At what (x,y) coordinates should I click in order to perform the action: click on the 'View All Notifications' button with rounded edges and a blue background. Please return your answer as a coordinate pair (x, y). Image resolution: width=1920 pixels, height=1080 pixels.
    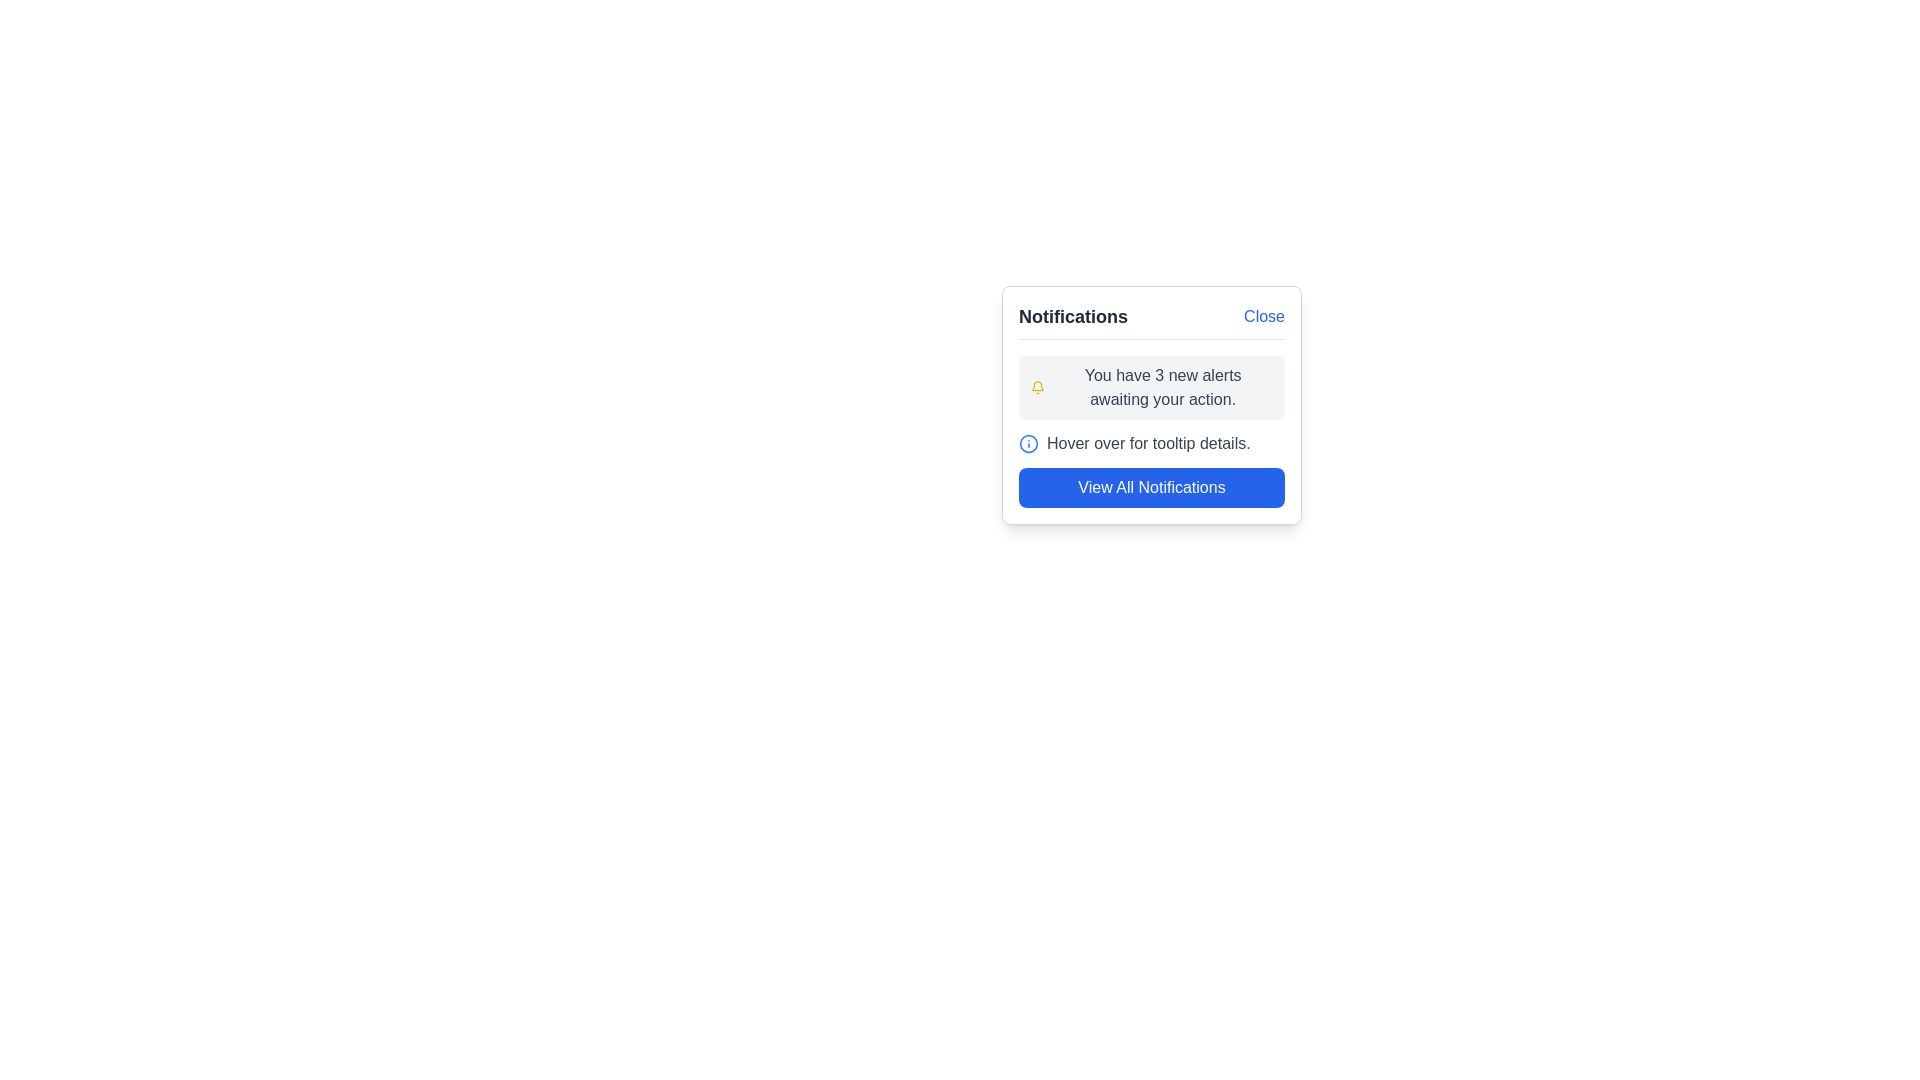
    Looking at the image, I should click on (1152, 488).